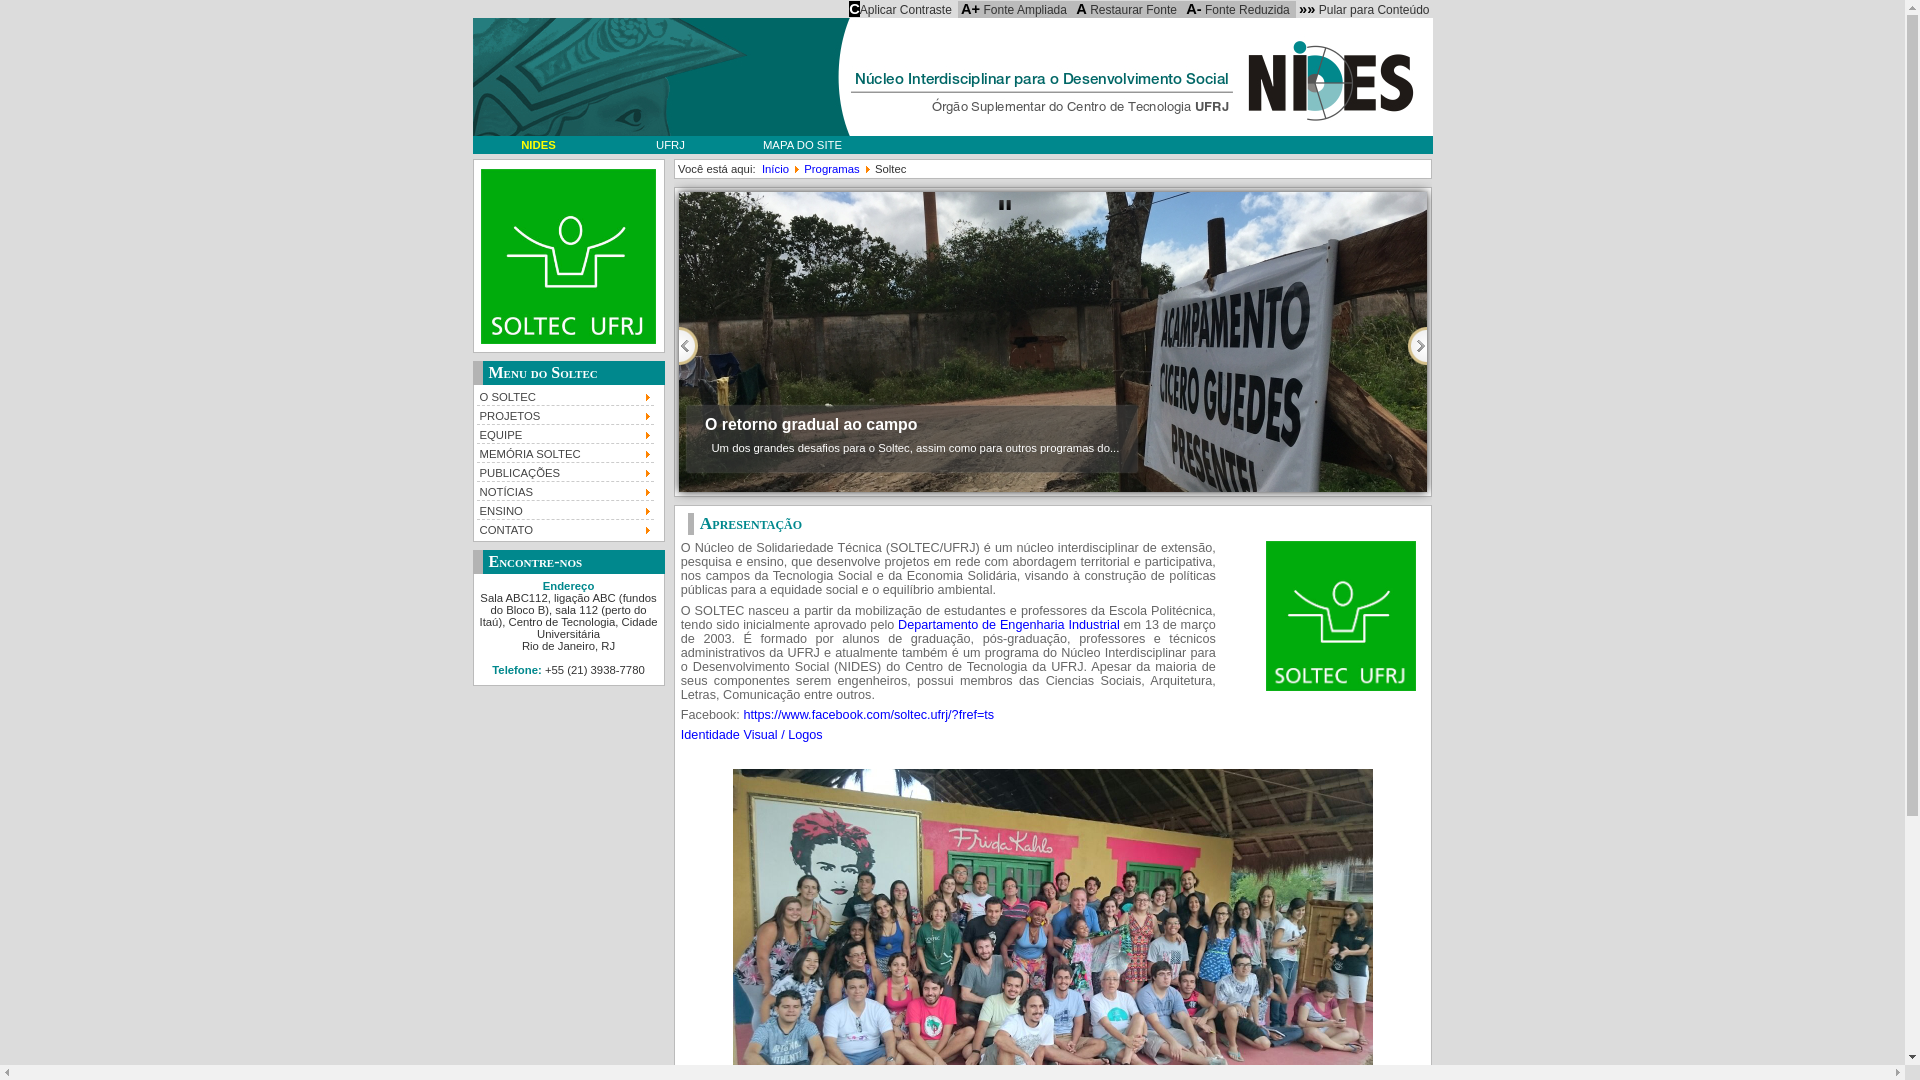 This screenshot has width=1920, height=1080. I want to click on 'Departamento de Engenharia Industrial', so click(1008, 623).